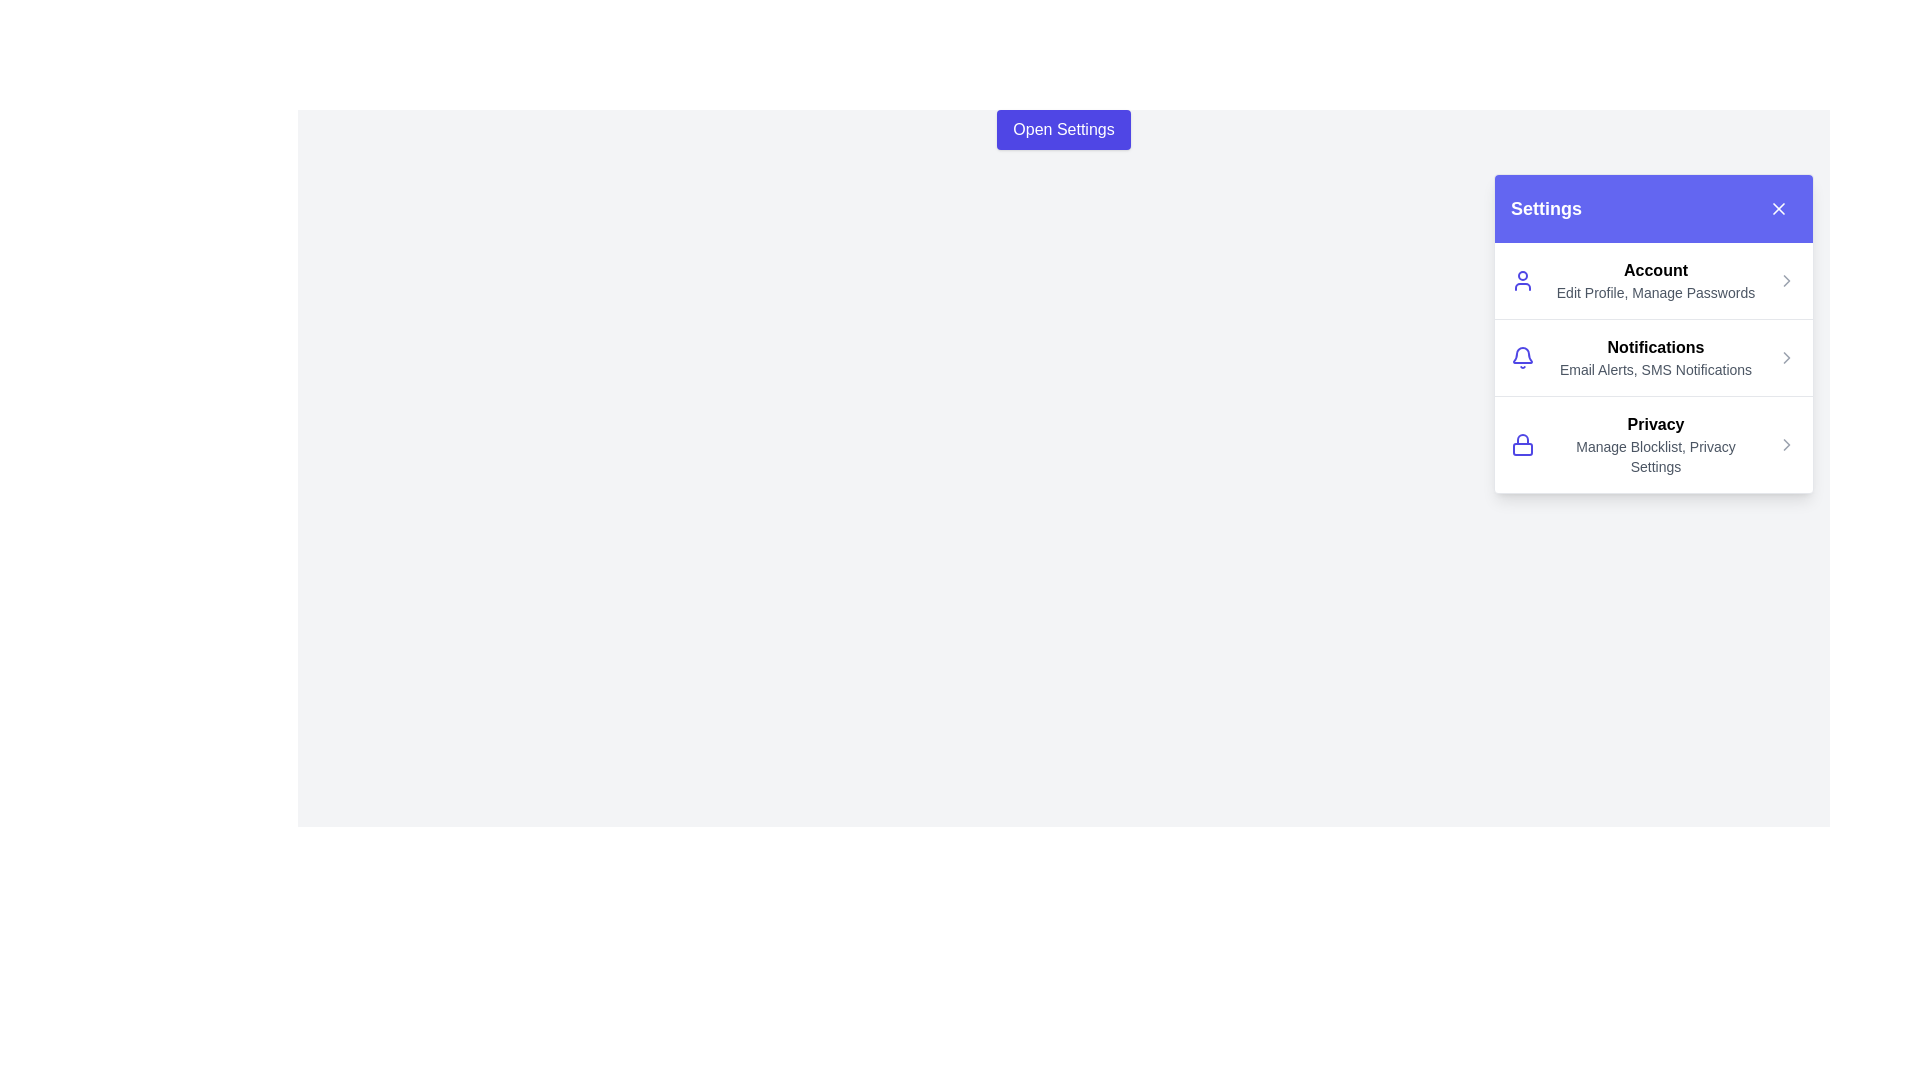  I want to click on the descriptive text label for 'Privacy' settings, which provides additional information about blocklist and privacy management, located underneath the bolded title 'Privacy', so click(1656, 456).